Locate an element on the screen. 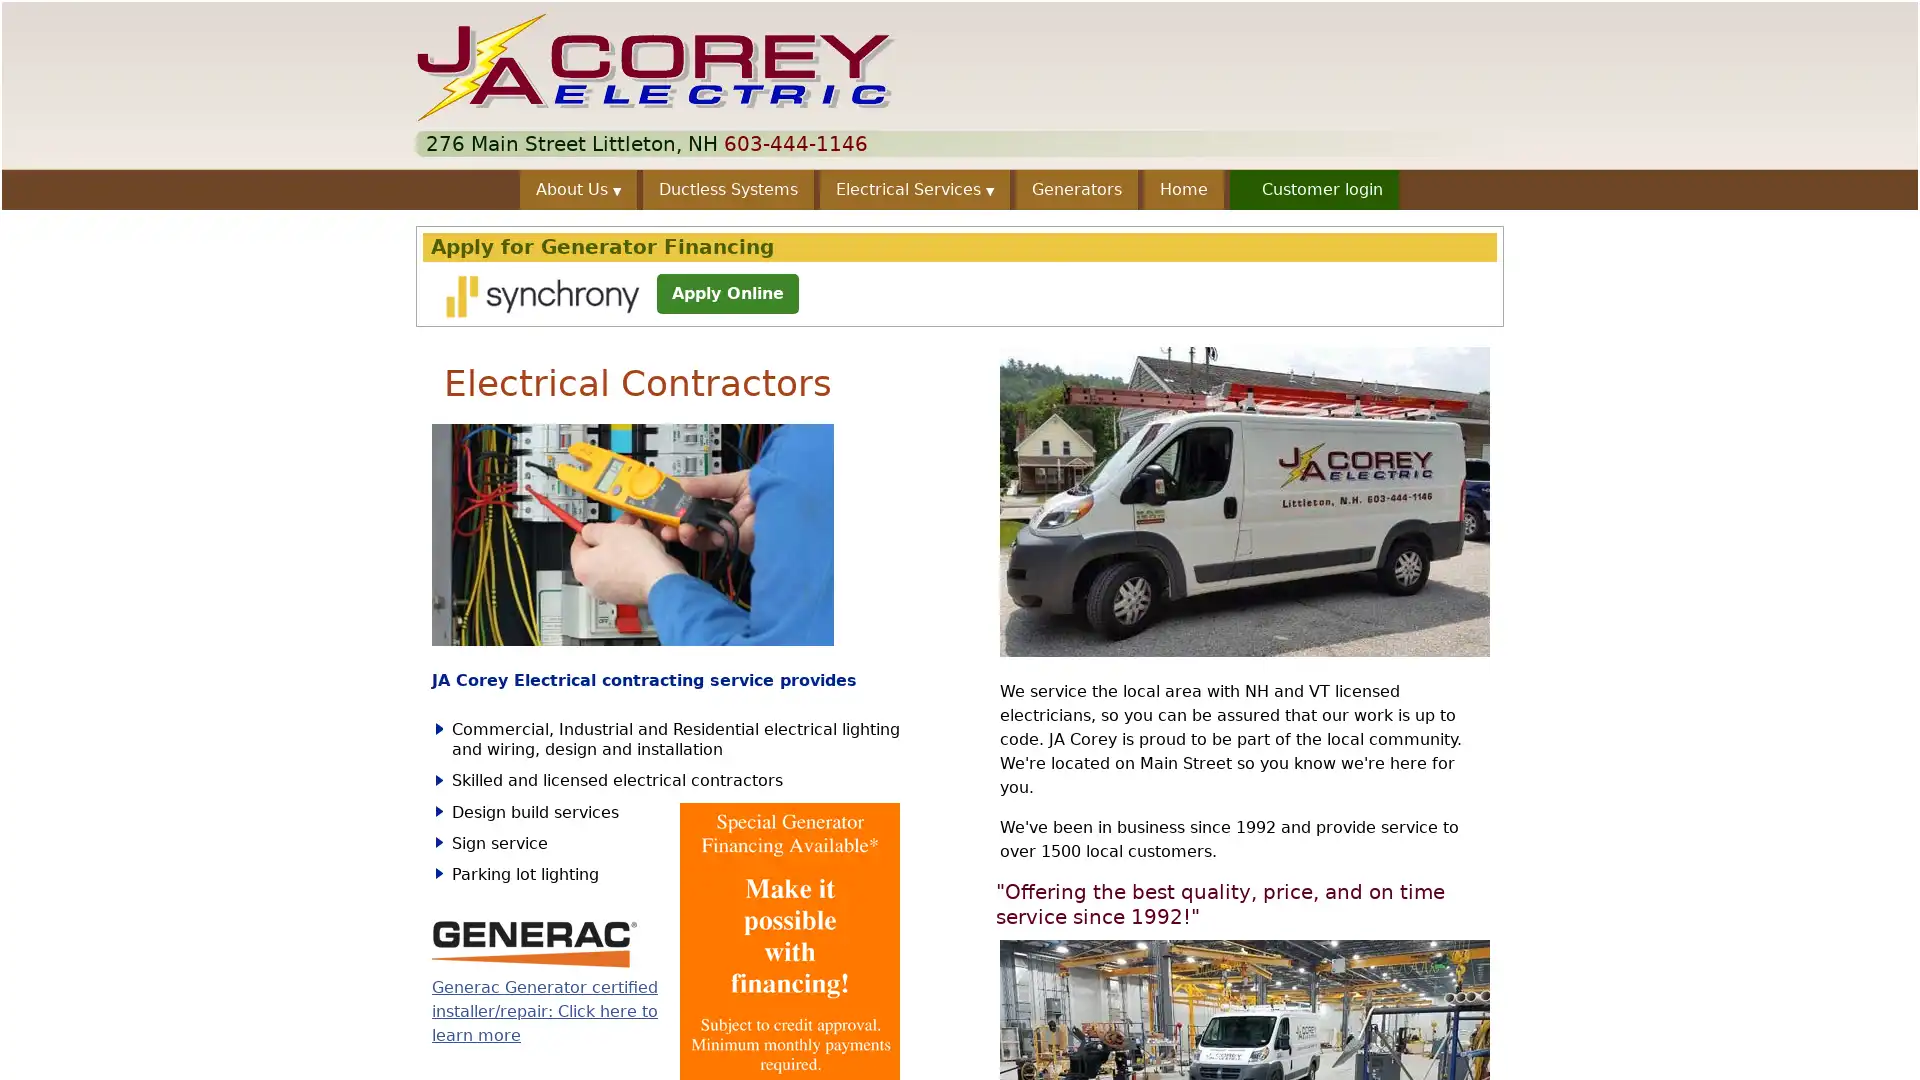 The width and height of the screenshot is (1920, 1080). Apply Online is located at coordinates (727, 293).